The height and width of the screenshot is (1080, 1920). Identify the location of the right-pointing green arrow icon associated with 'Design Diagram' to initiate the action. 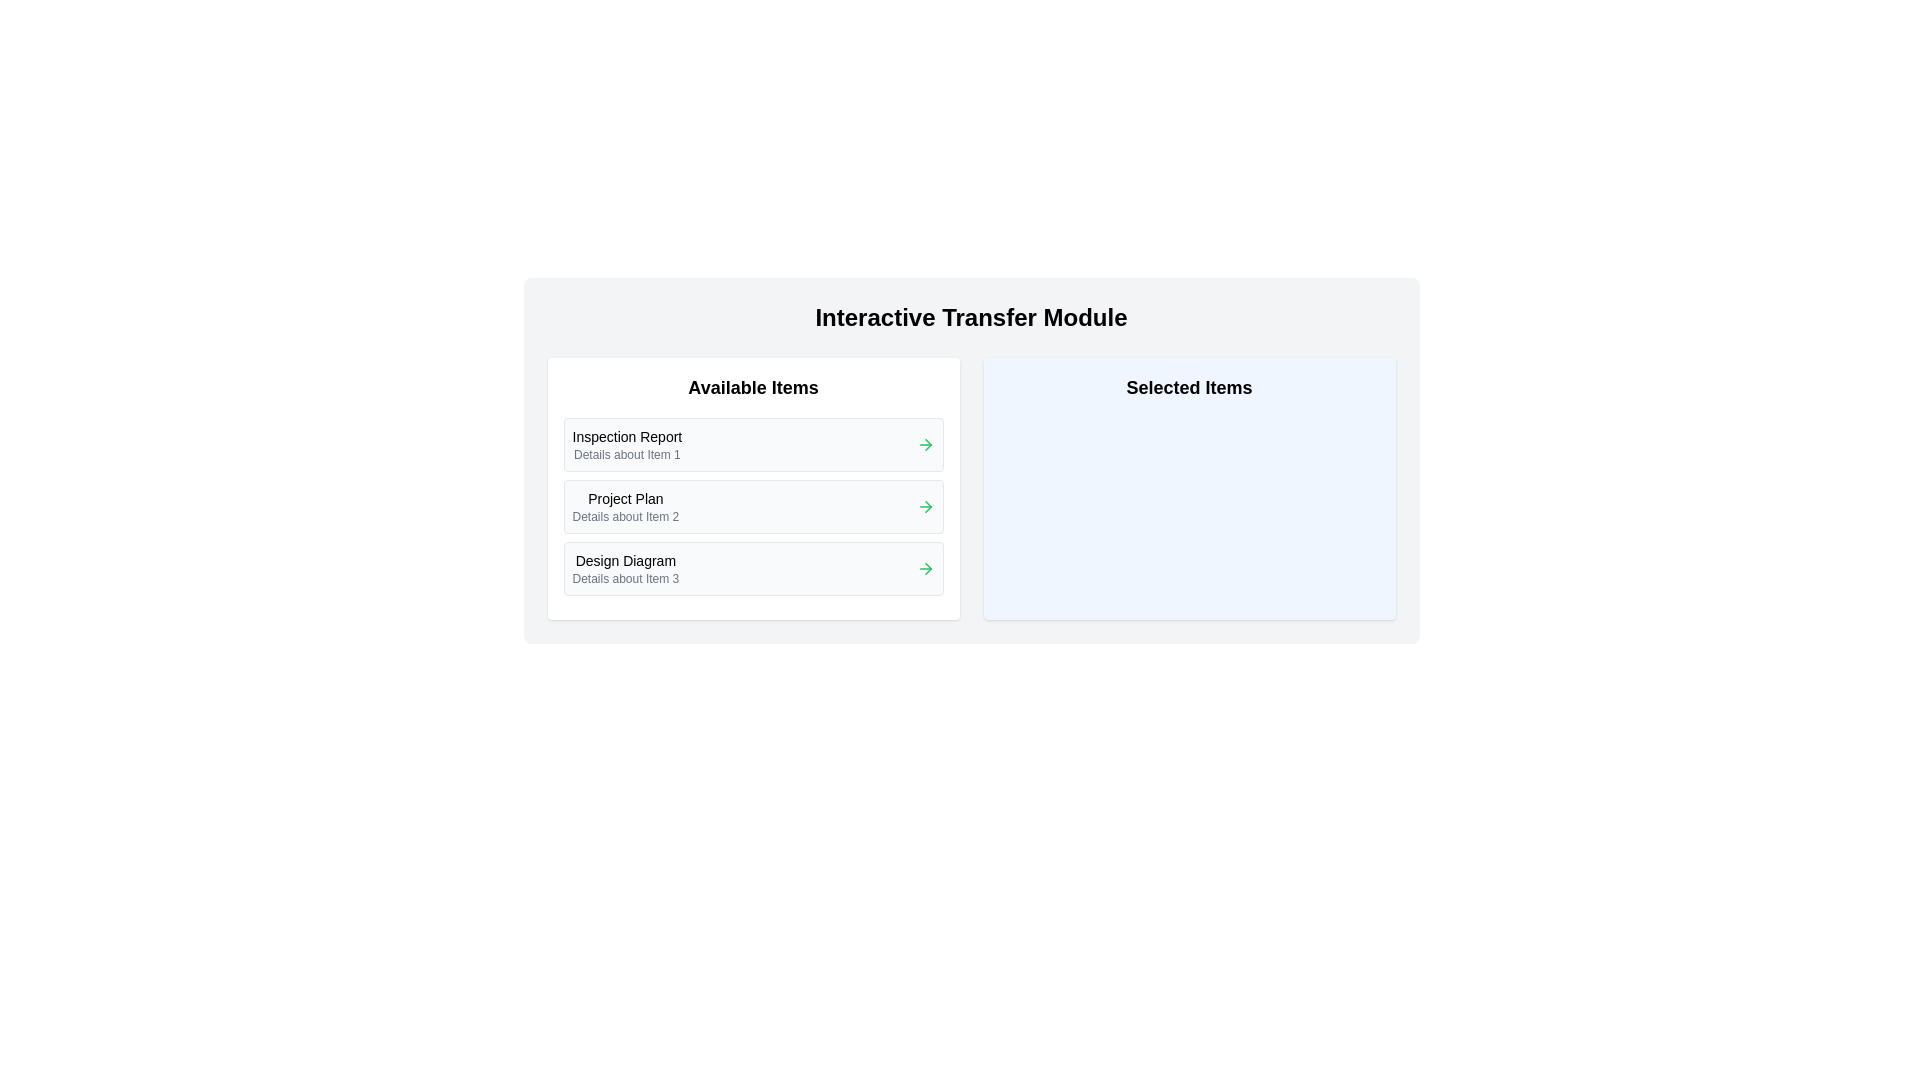
(924, 569).